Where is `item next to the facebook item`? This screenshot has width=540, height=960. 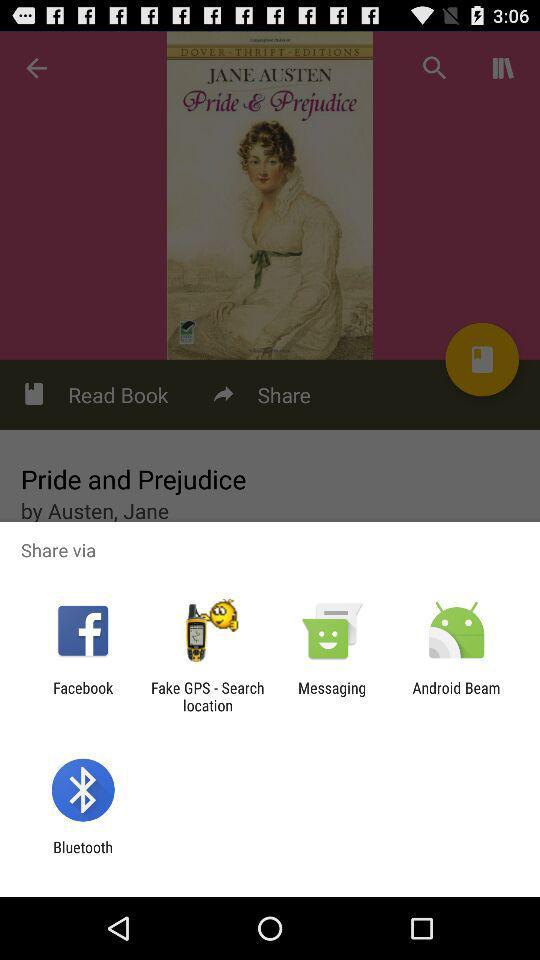
item next to the facebook item is located at coordinates (206, 696).